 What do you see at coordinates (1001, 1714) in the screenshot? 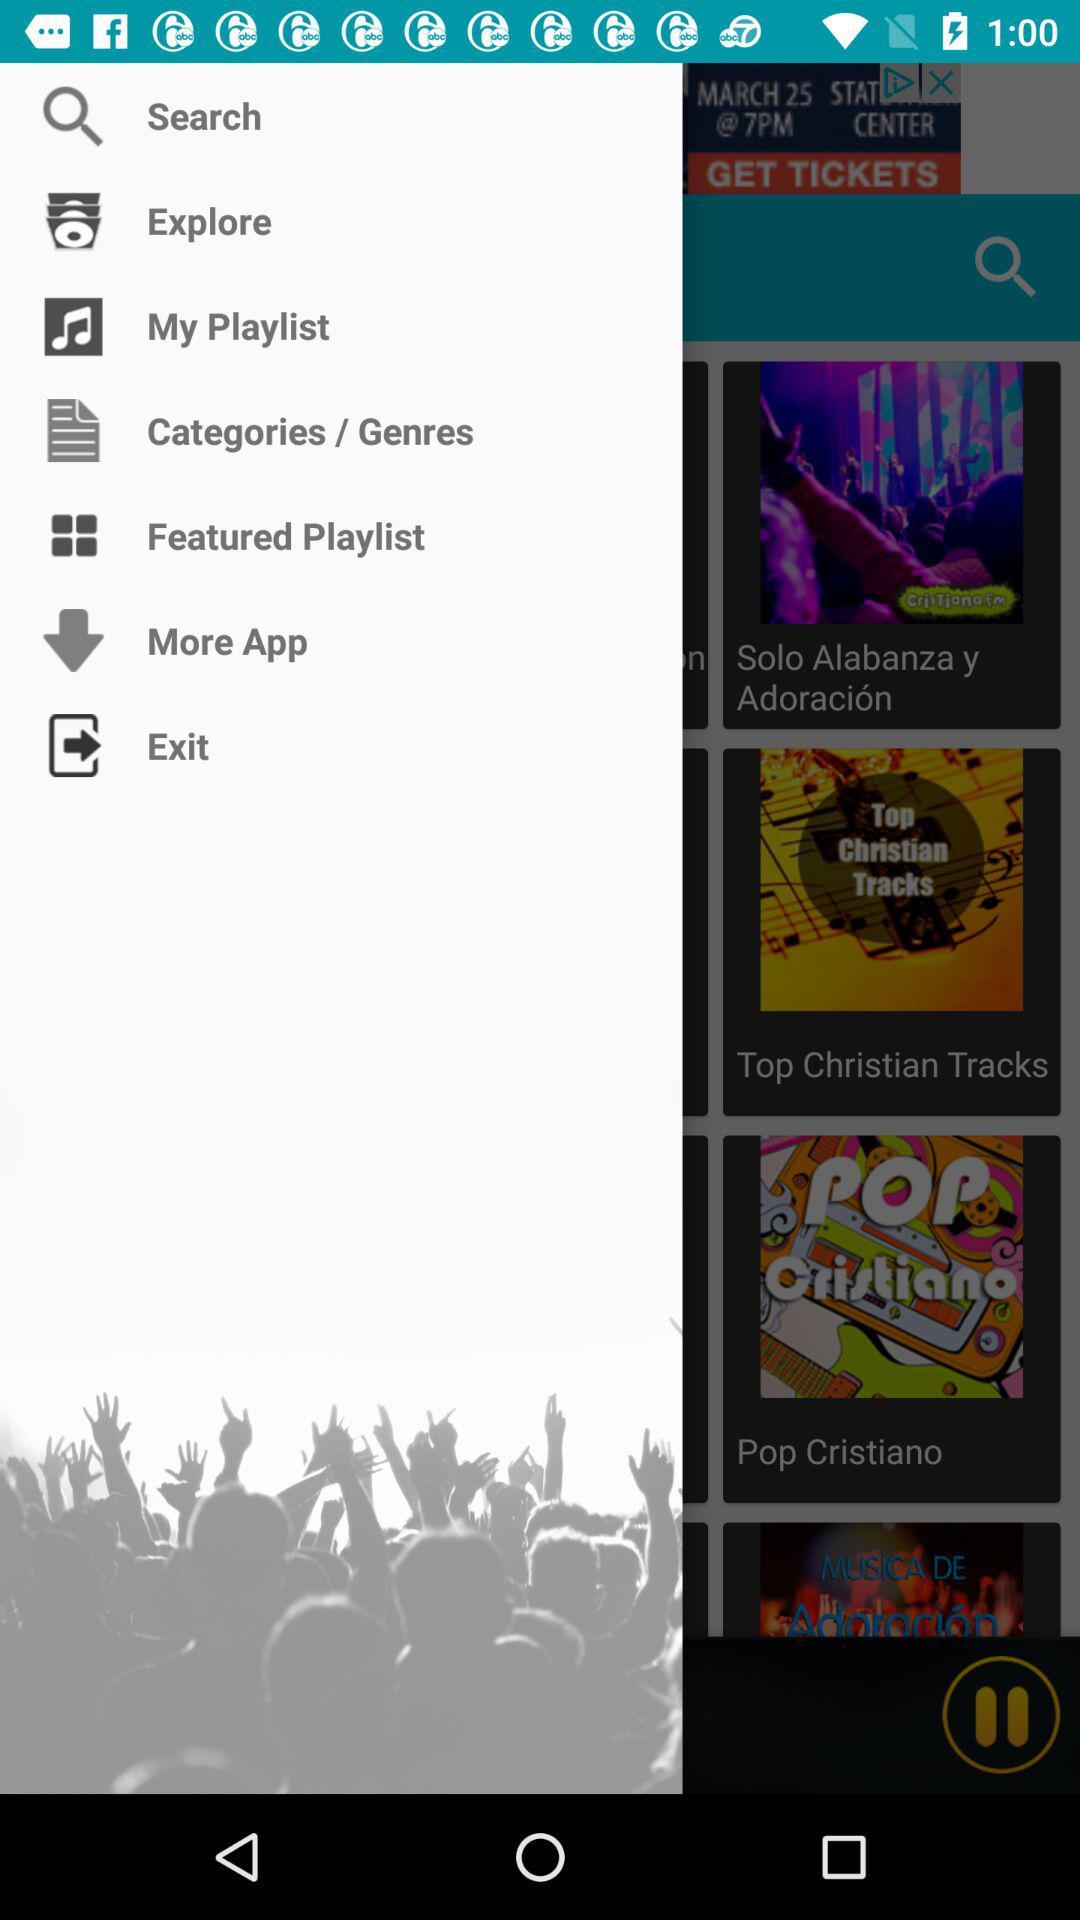
I see `switch to play` at bounding box center [1001, 1714].